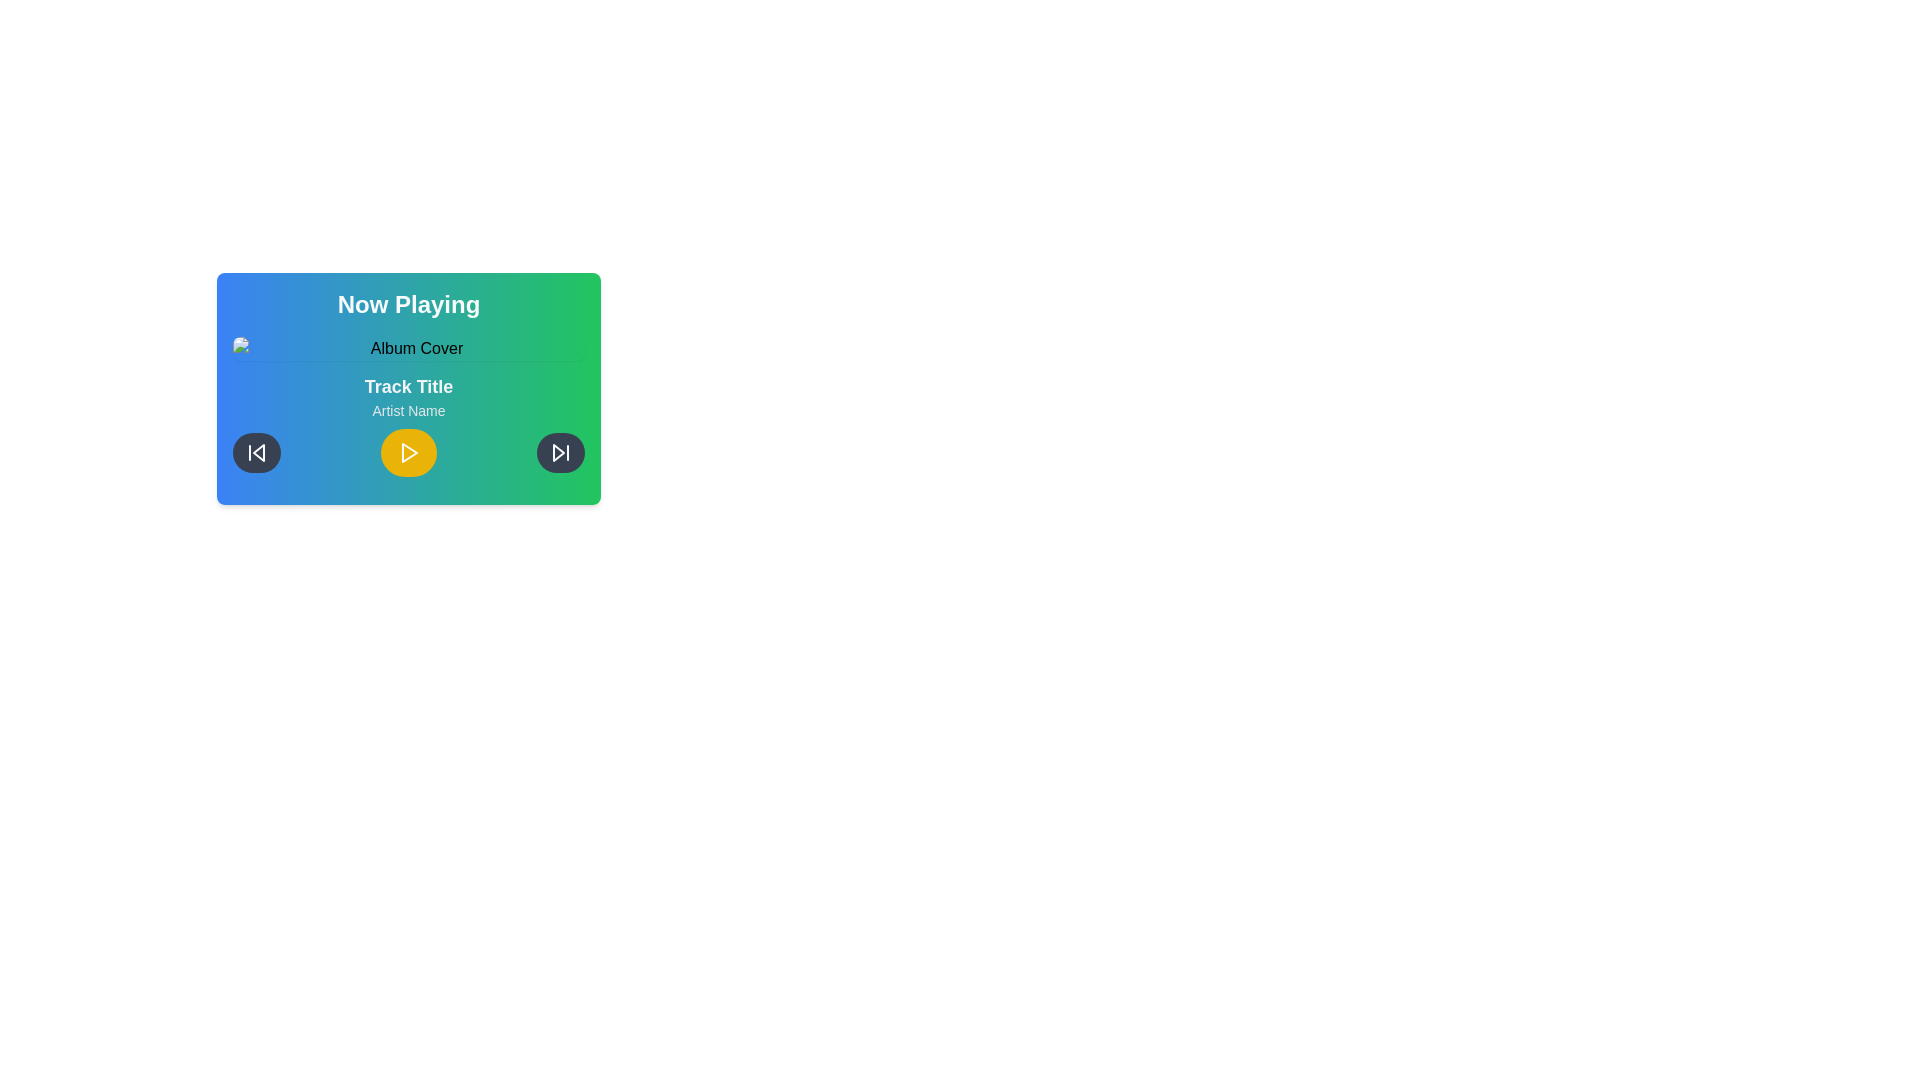 This screenshot has height=1080, width=1920. Describe the element at coordinates (256, 452) in the screenshot. I see `the backward-triangle-shaped 'Back' button on the bottom-left side of the music player interface` at that location.